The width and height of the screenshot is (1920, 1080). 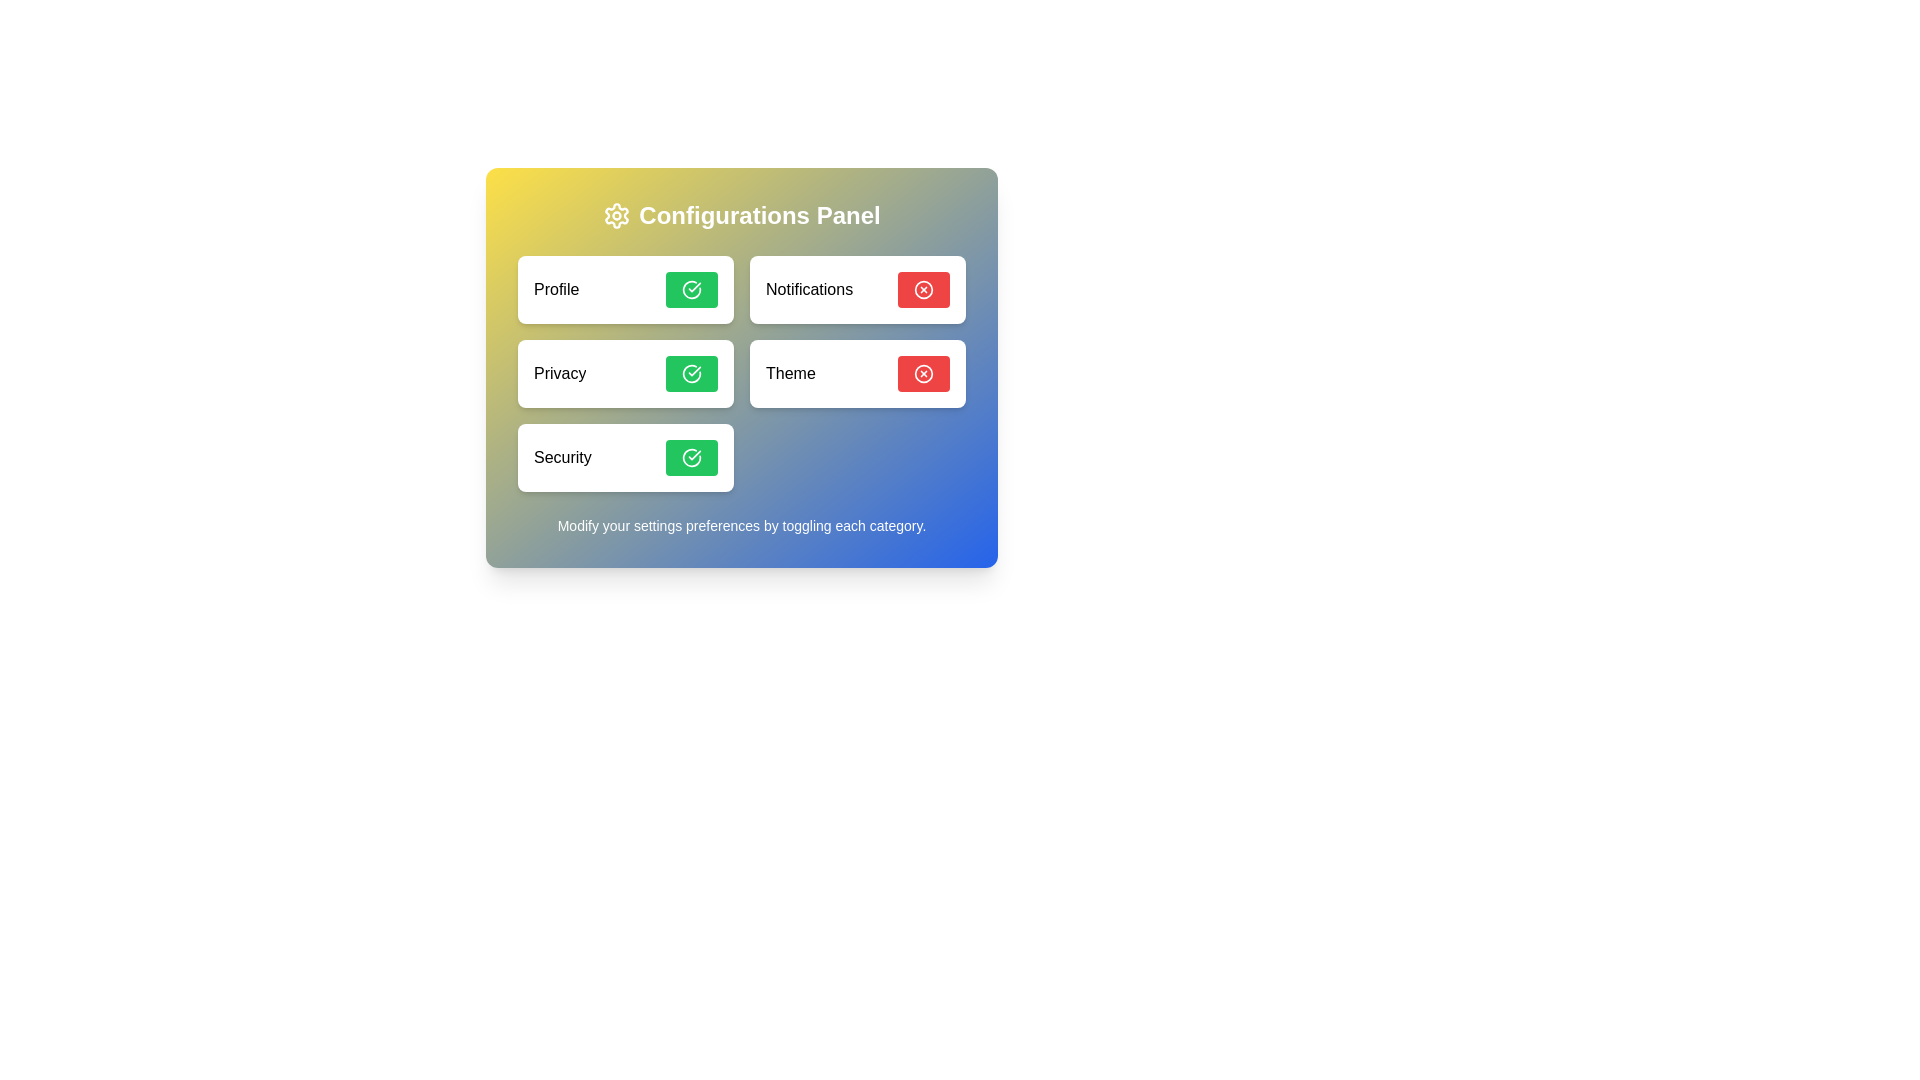 I want to click on the 'Theme' toggle button located on the right side of the configurations panel, so click(x=923, y=374).